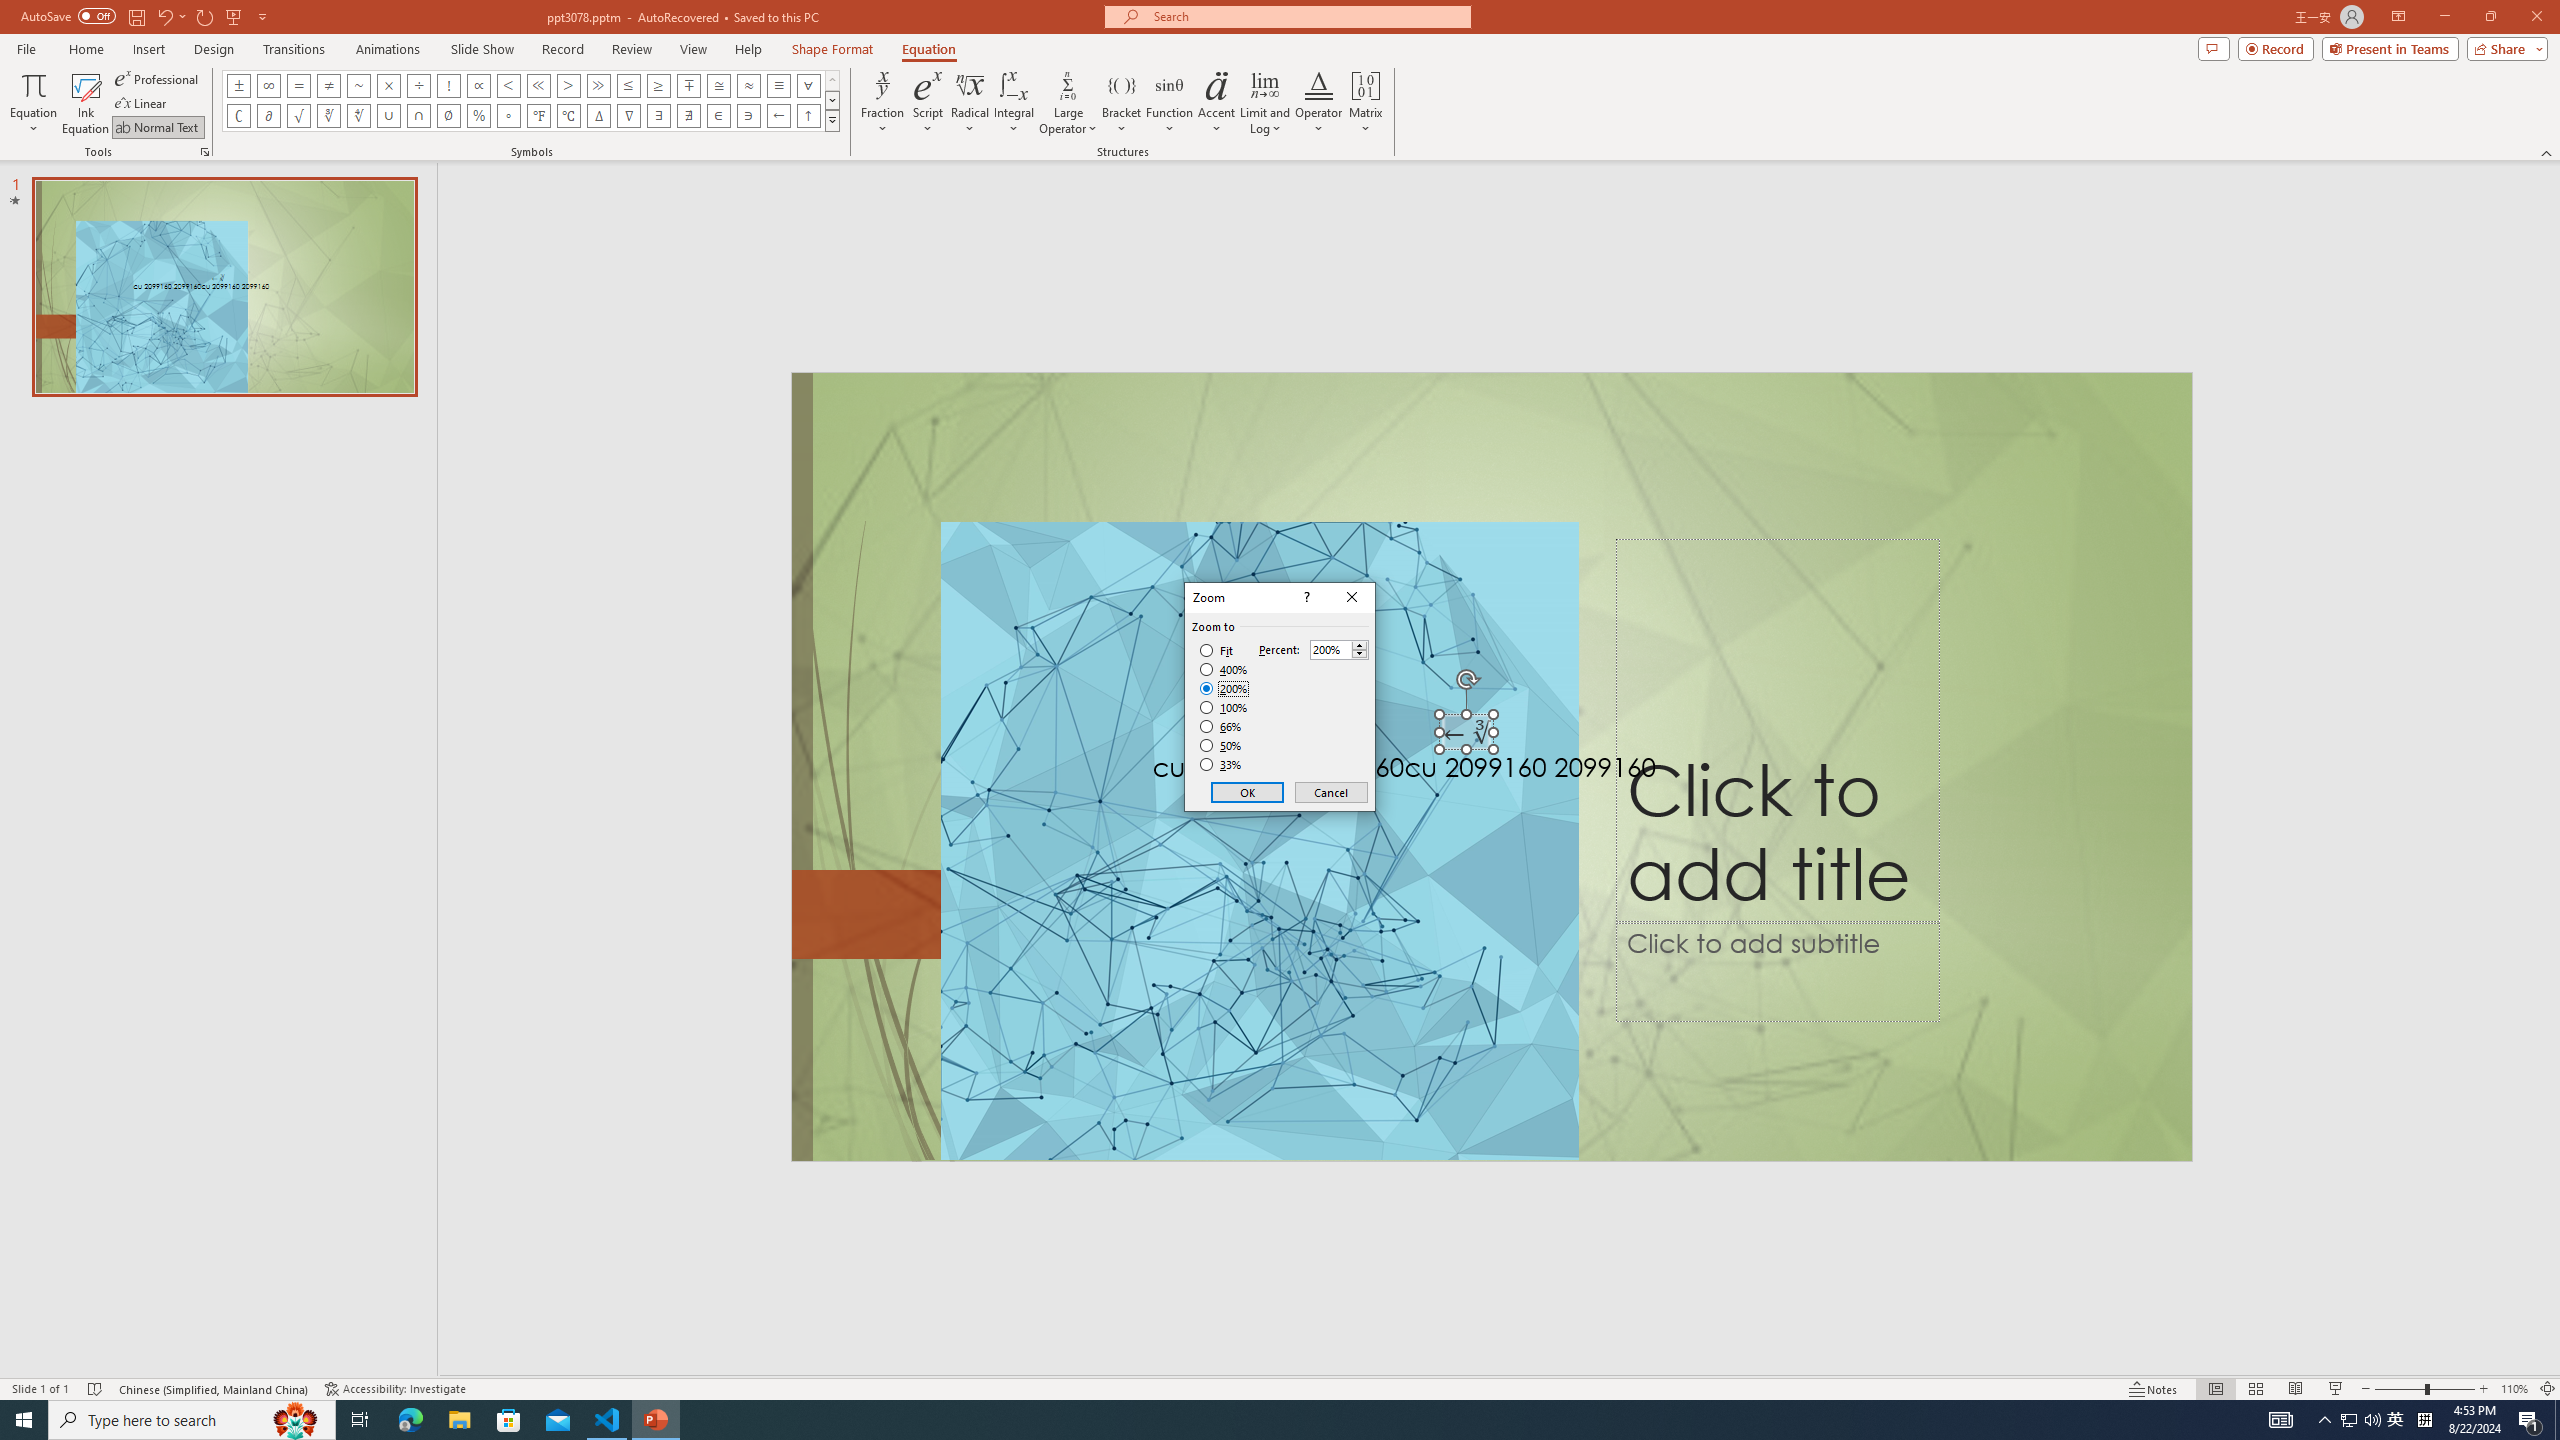 This screenshot has width=2560, height=1440. I want to click on 'Equation Symbol Empty Set', so click(448, 114).